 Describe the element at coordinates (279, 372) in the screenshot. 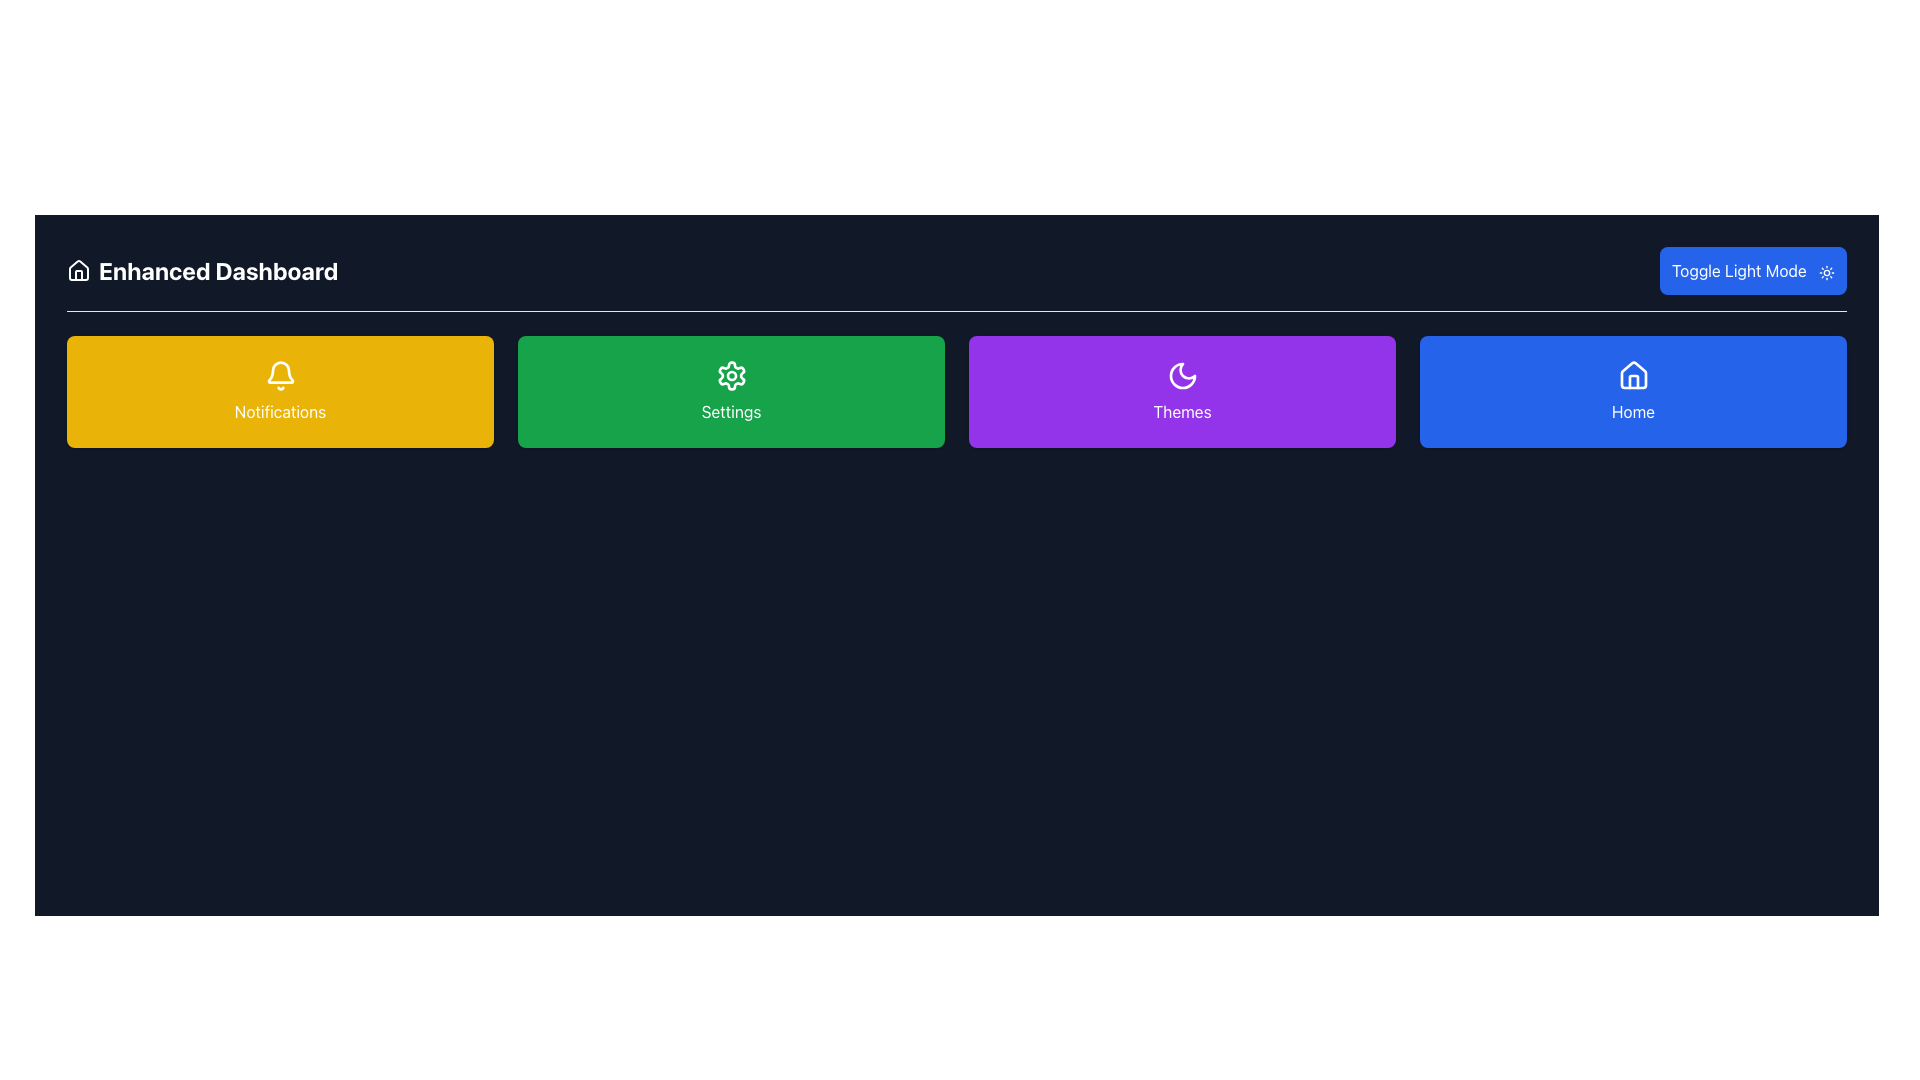

I see `the bell icon that represents notifications, centrally aligned within the 'Notifications' button, which is the first button from the left in a row of four buttons near the top of the interface` at that location.